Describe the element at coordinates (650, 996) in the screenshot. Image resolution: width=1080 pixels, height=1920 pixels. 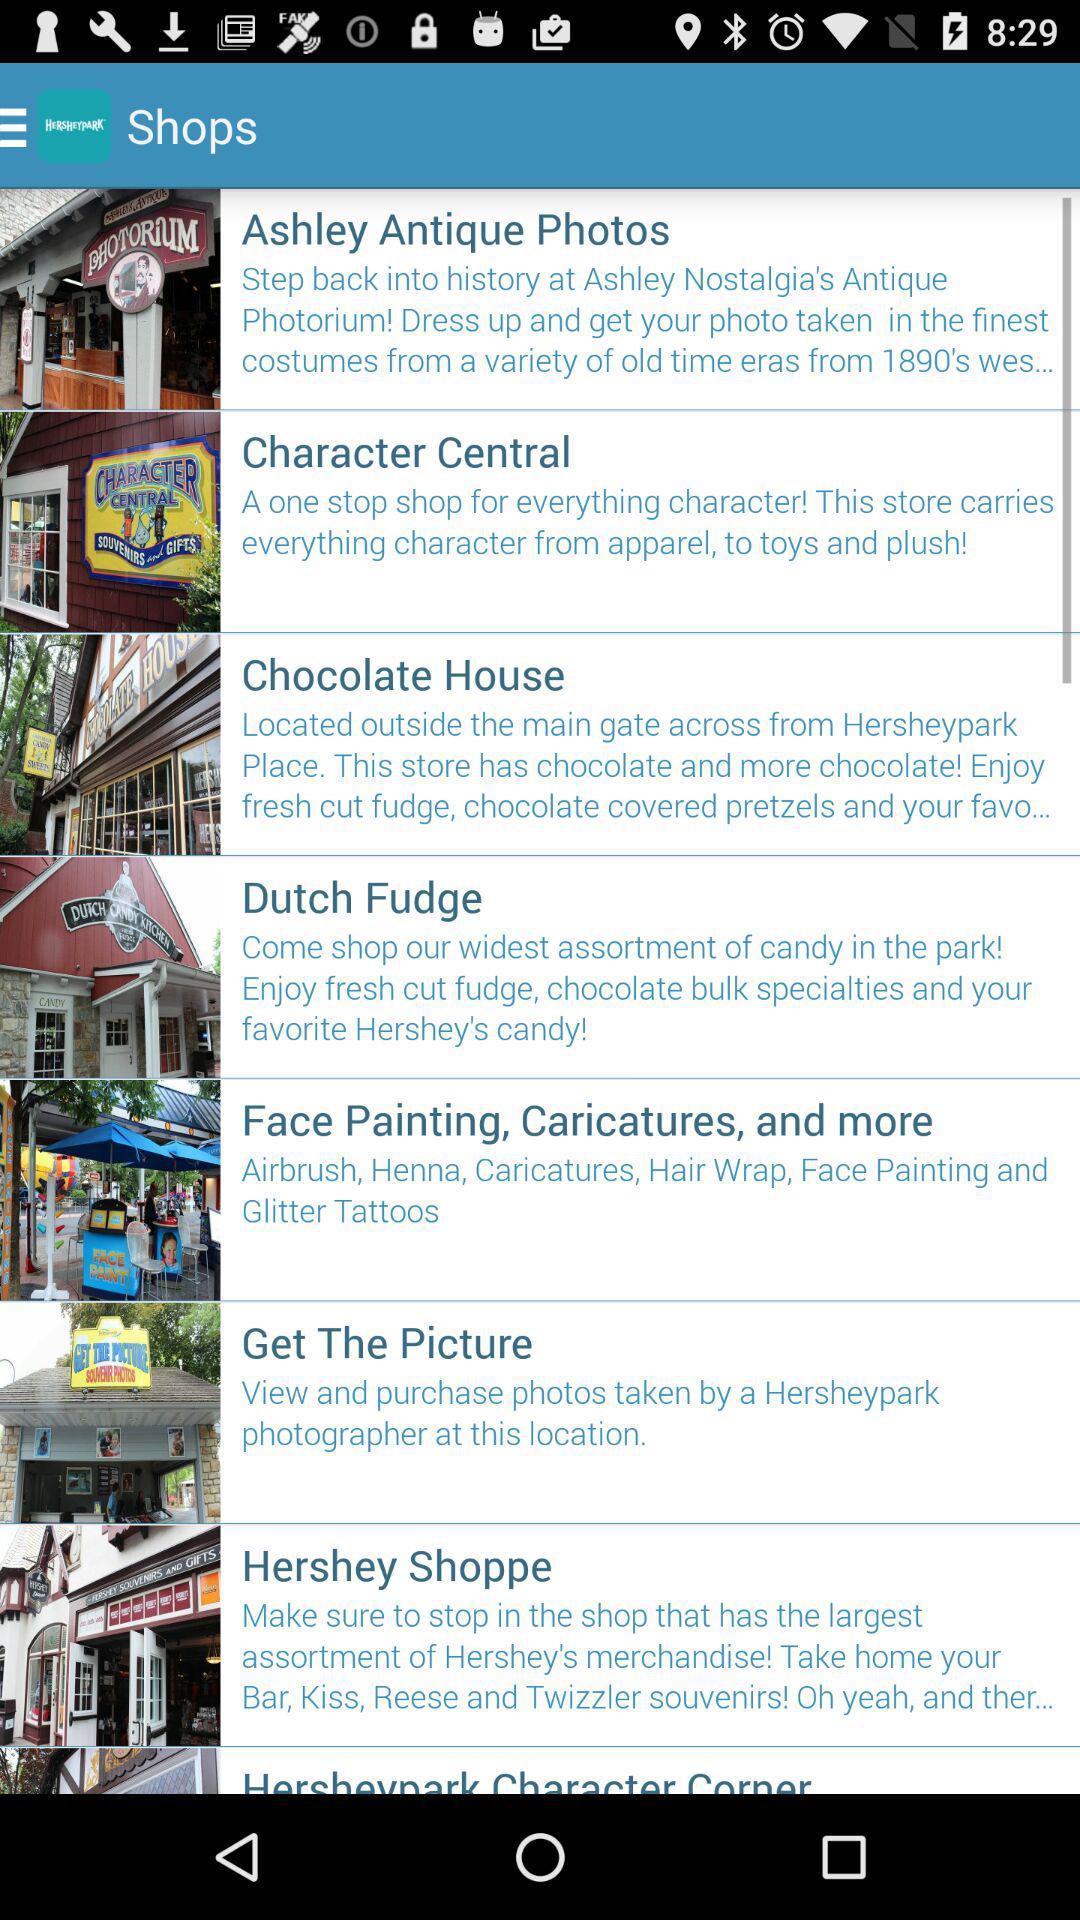
I see `the item below dutch fudge` at that location.